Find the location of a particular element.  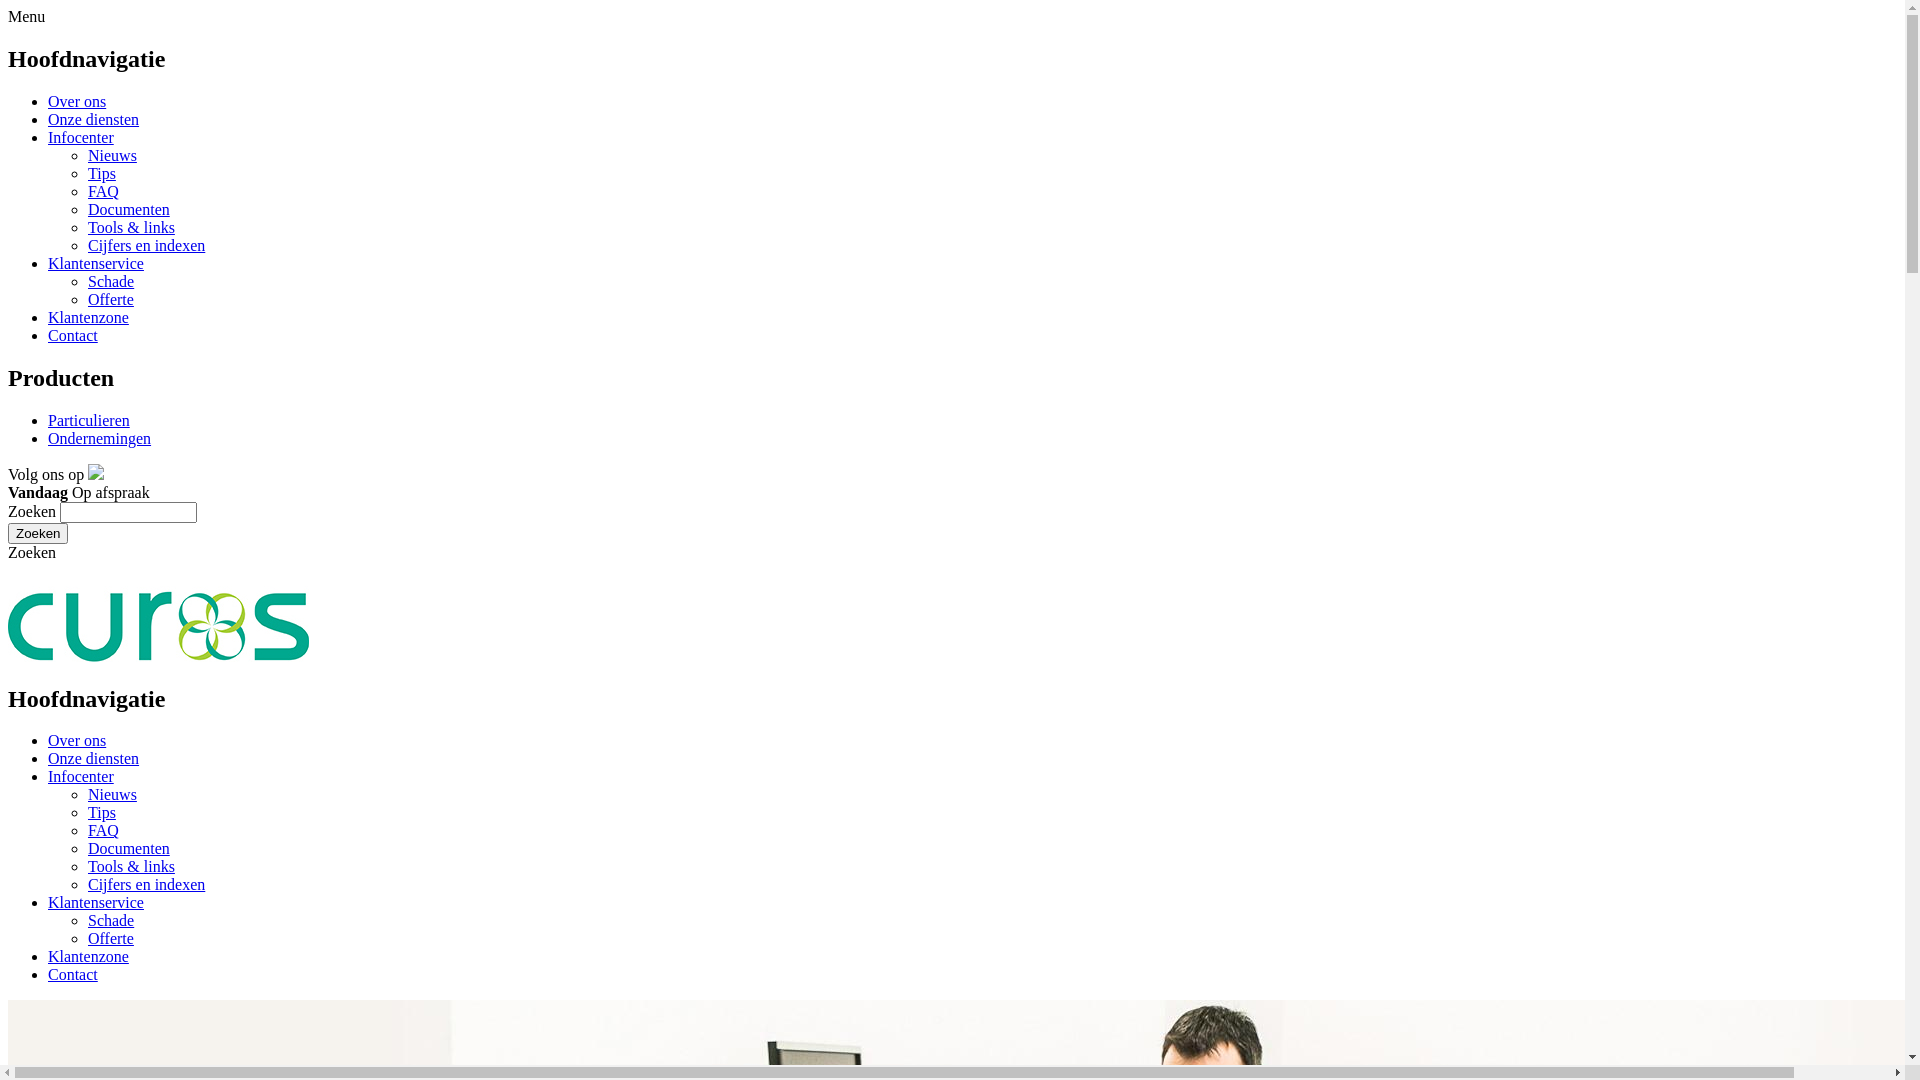

'Ondernemingen' is located at coordinates (98, 437).